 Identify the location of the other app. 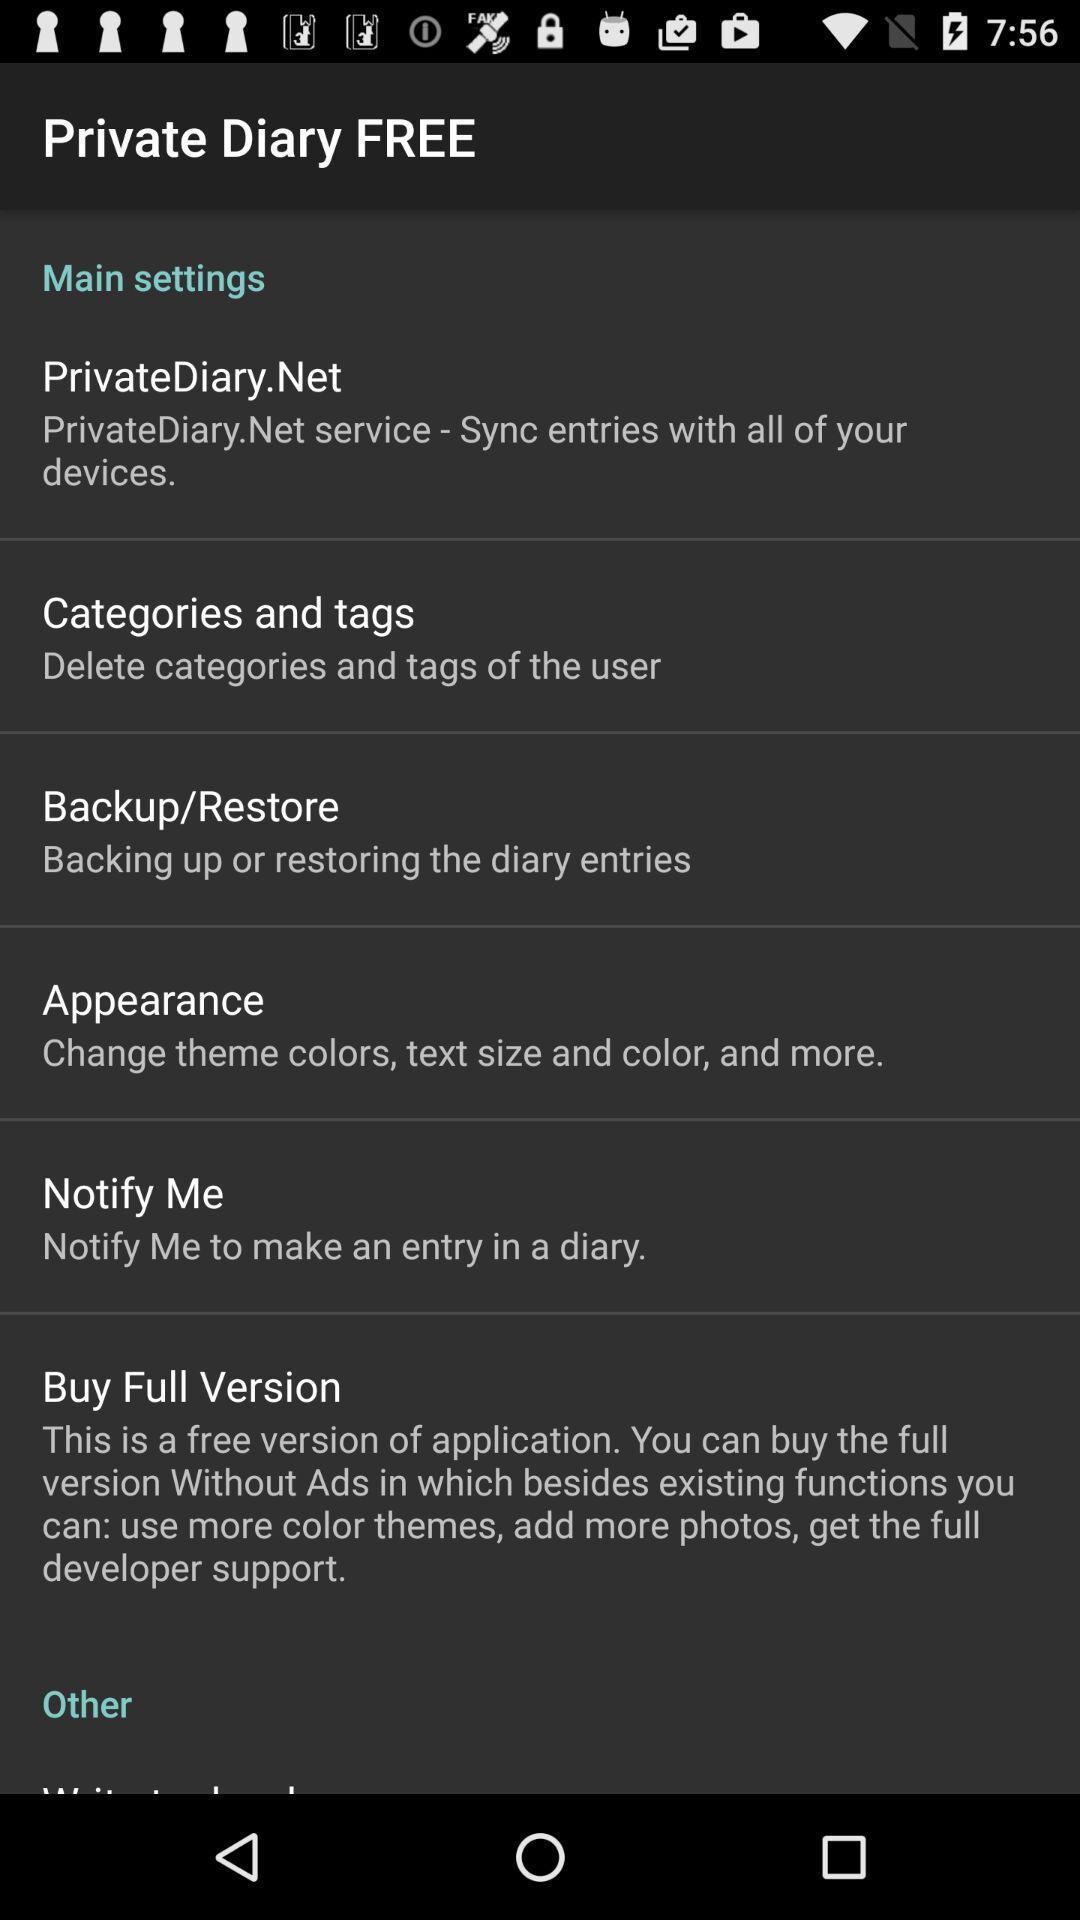
(540, 1681).